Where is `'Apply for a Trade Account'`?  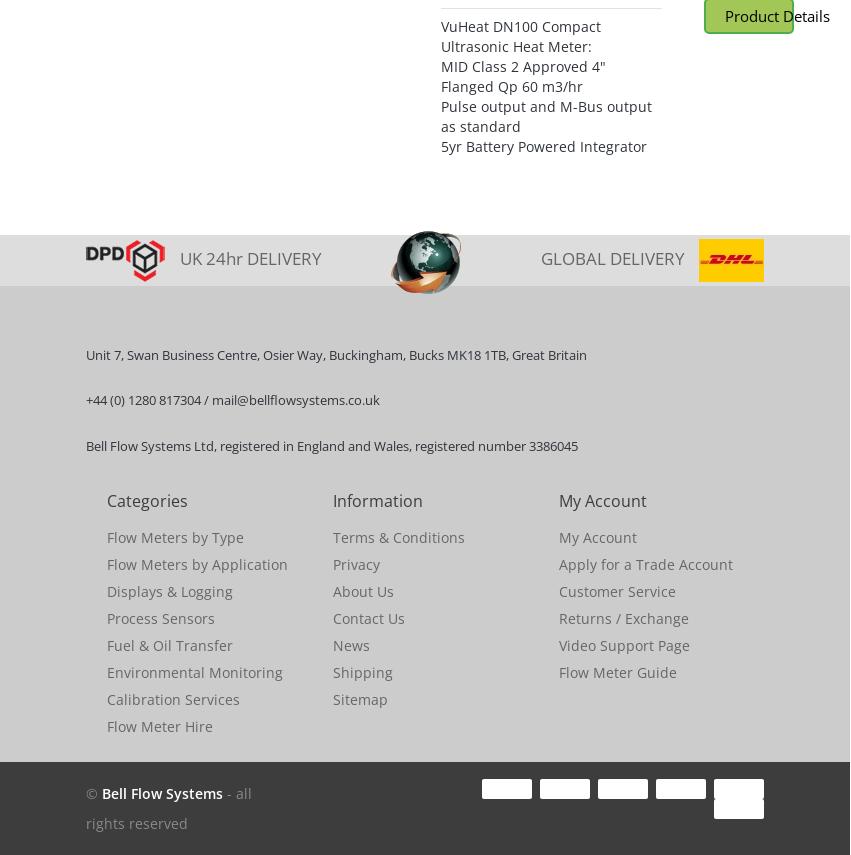
'Apply for a Trade Account' is located at coordinates (644, 563).